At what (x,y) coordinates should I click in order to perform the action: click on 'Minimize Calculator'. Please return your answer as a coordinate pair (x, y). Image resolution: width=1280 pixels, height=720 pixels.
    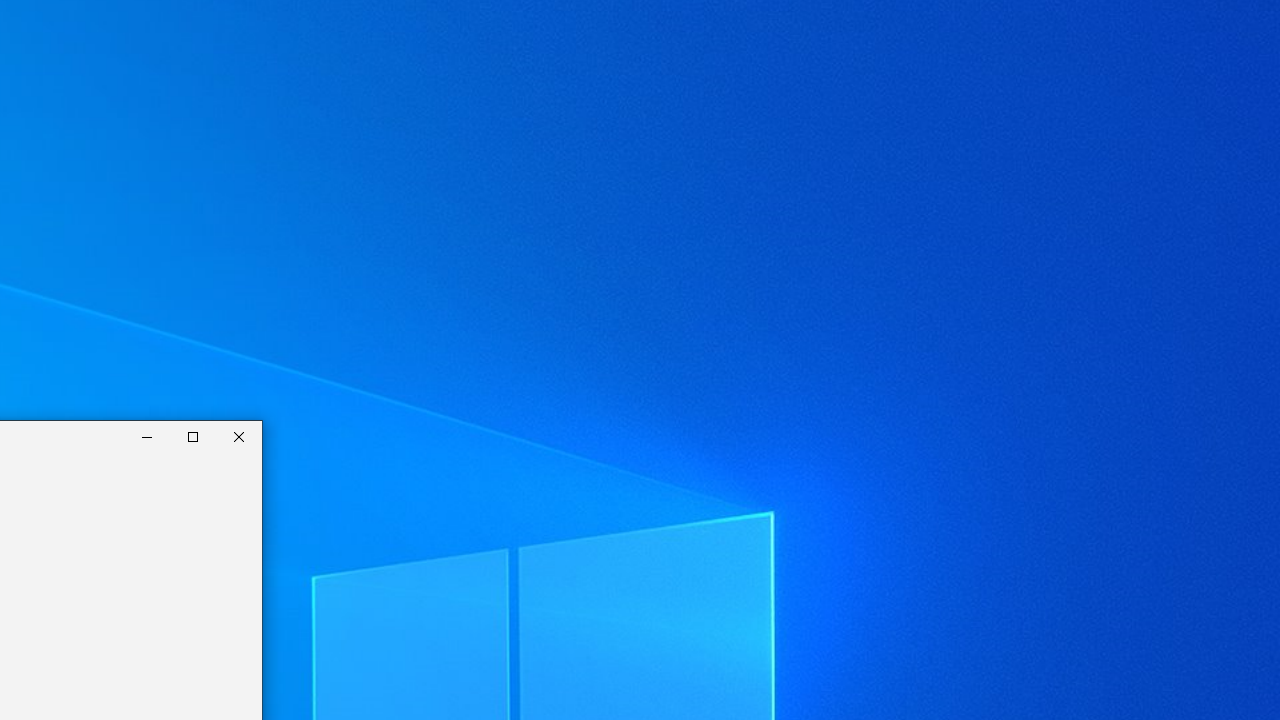
    Looking at the image, I should click on (146, 436).